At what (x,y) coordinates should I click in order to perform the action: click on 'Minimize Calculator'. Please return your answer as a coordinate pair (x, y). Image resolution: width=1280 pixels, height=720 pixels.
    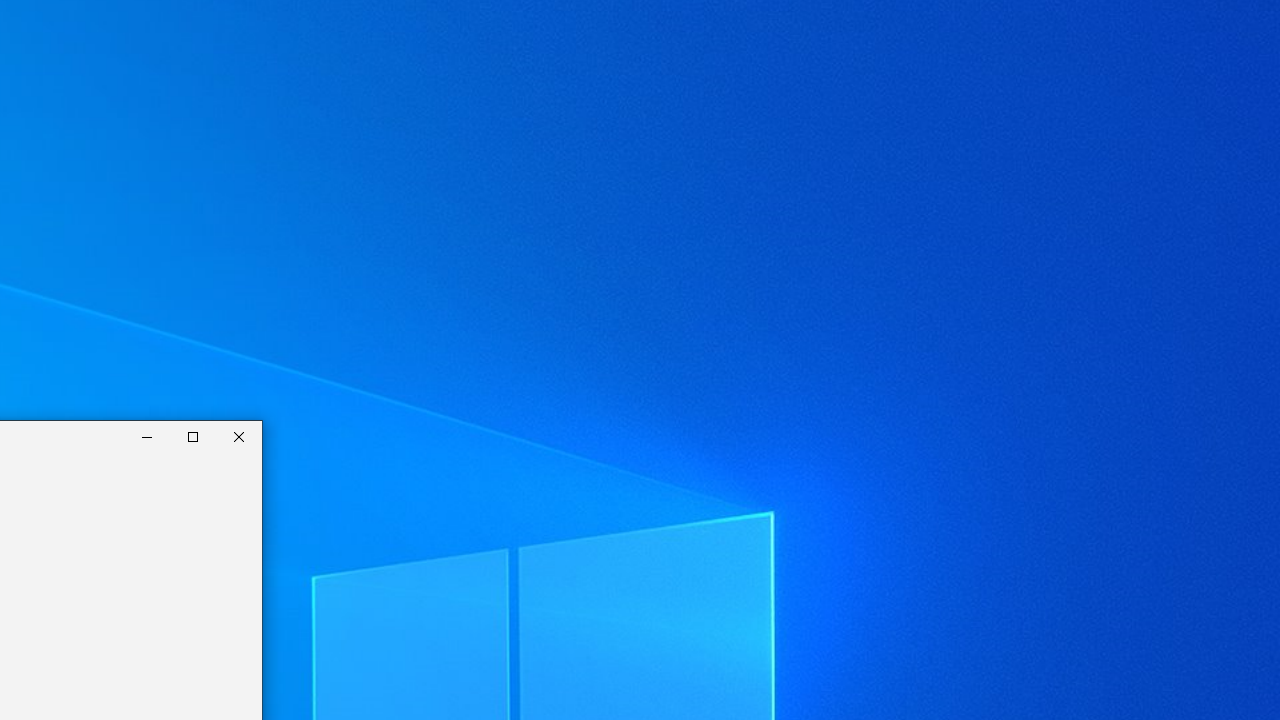
    Looking at the image, I should click on (146, 436).